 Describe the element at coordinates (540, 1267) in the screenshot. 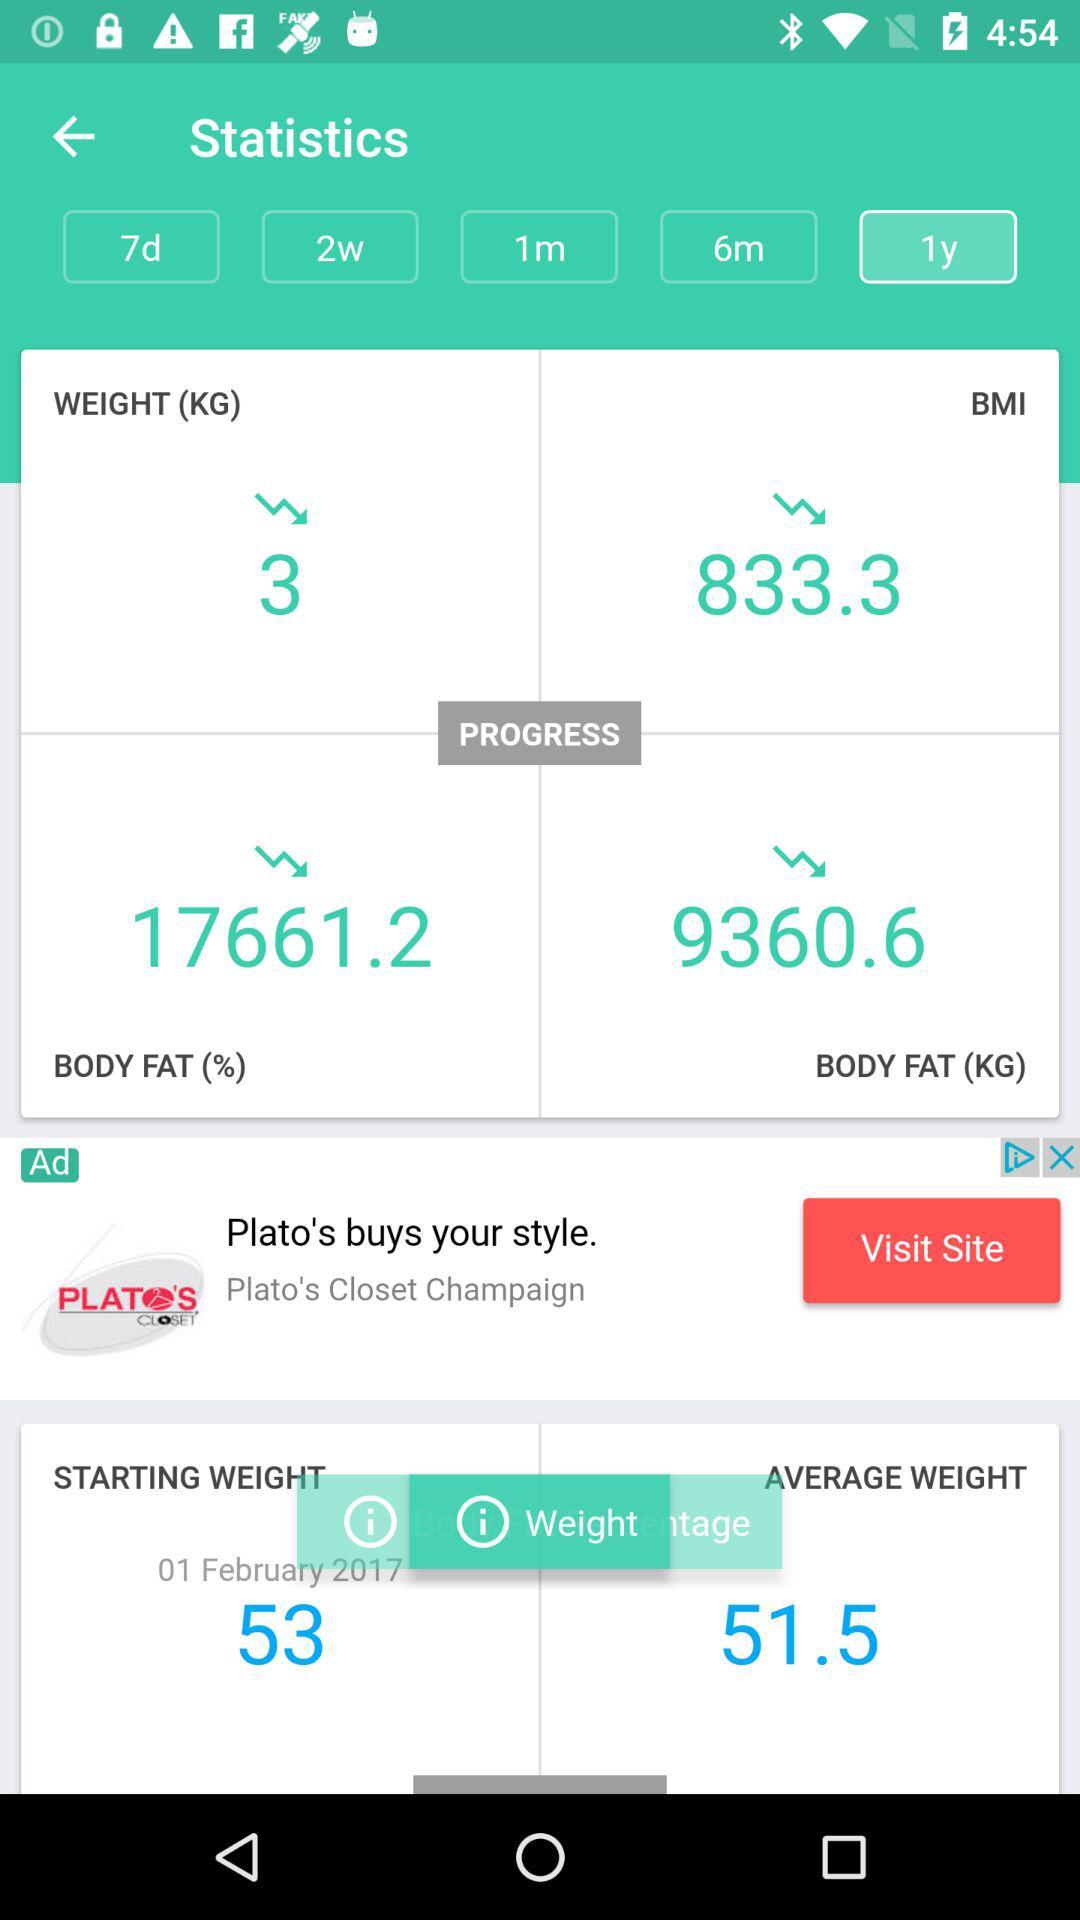

I see `advertising area button` at that location.